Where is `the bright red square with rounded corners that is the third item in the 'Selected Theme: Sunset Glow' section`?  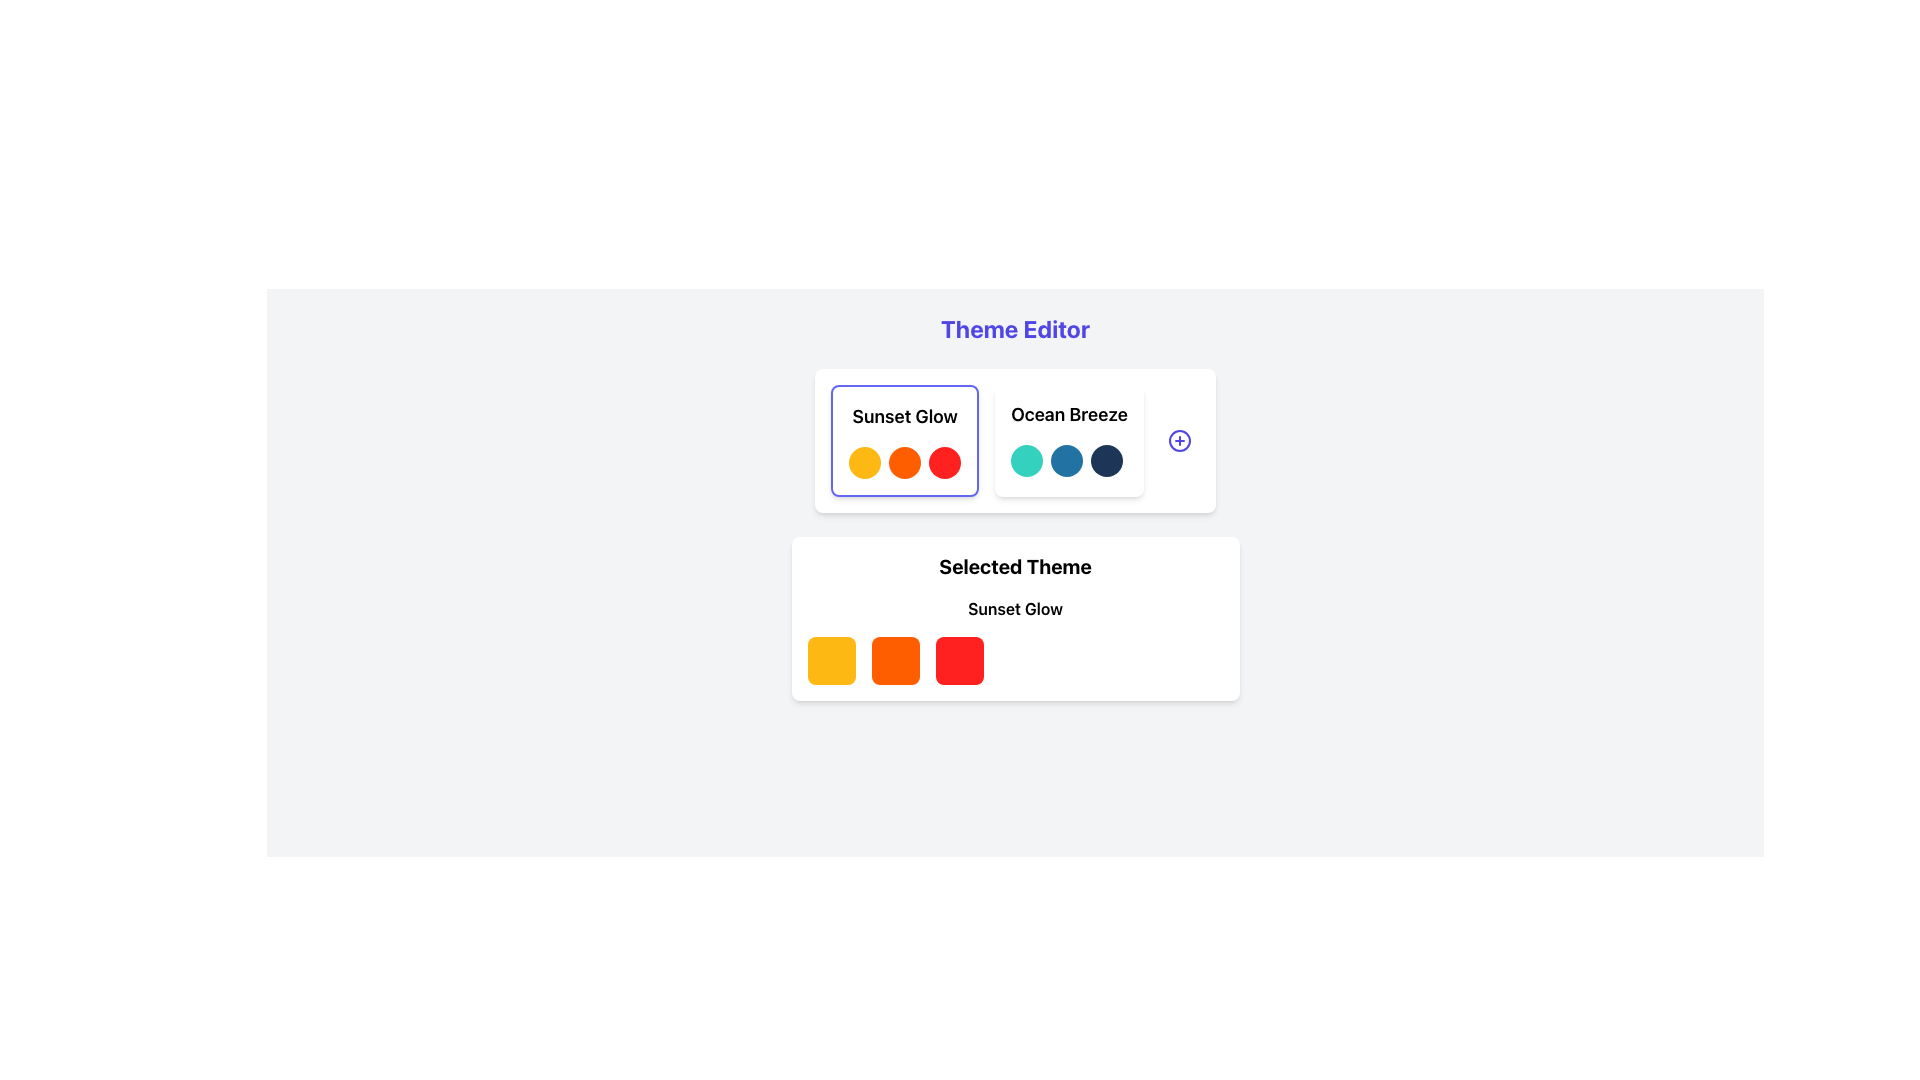
the bright red square with rounded corners that is the third item in the 'Selected Theme: Sunset Glow' section is located at coordinates (958, 660).